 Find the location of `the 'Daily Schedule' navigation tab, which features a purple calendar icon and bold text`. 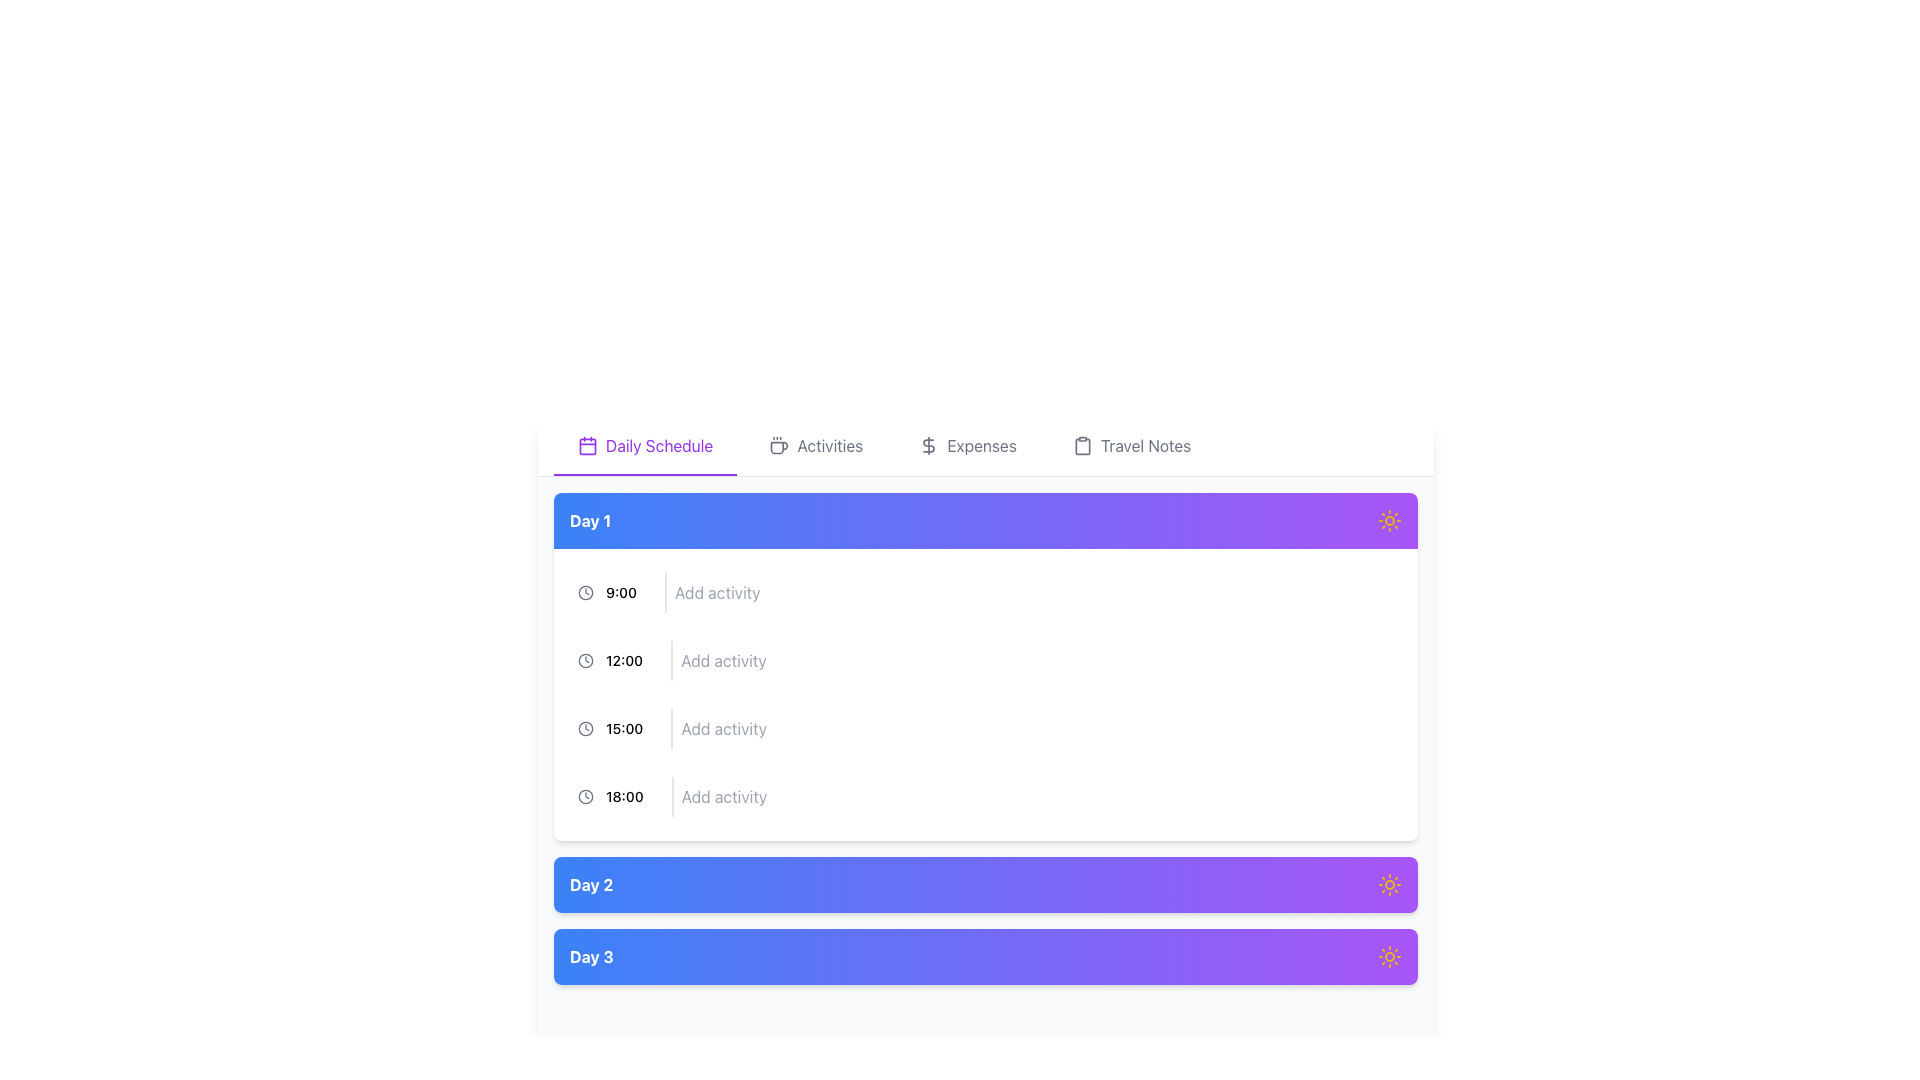

the 'Daily Schedule' navigation tab, which features a purple calendar icon and bold text is located at coordinates (645, 446).